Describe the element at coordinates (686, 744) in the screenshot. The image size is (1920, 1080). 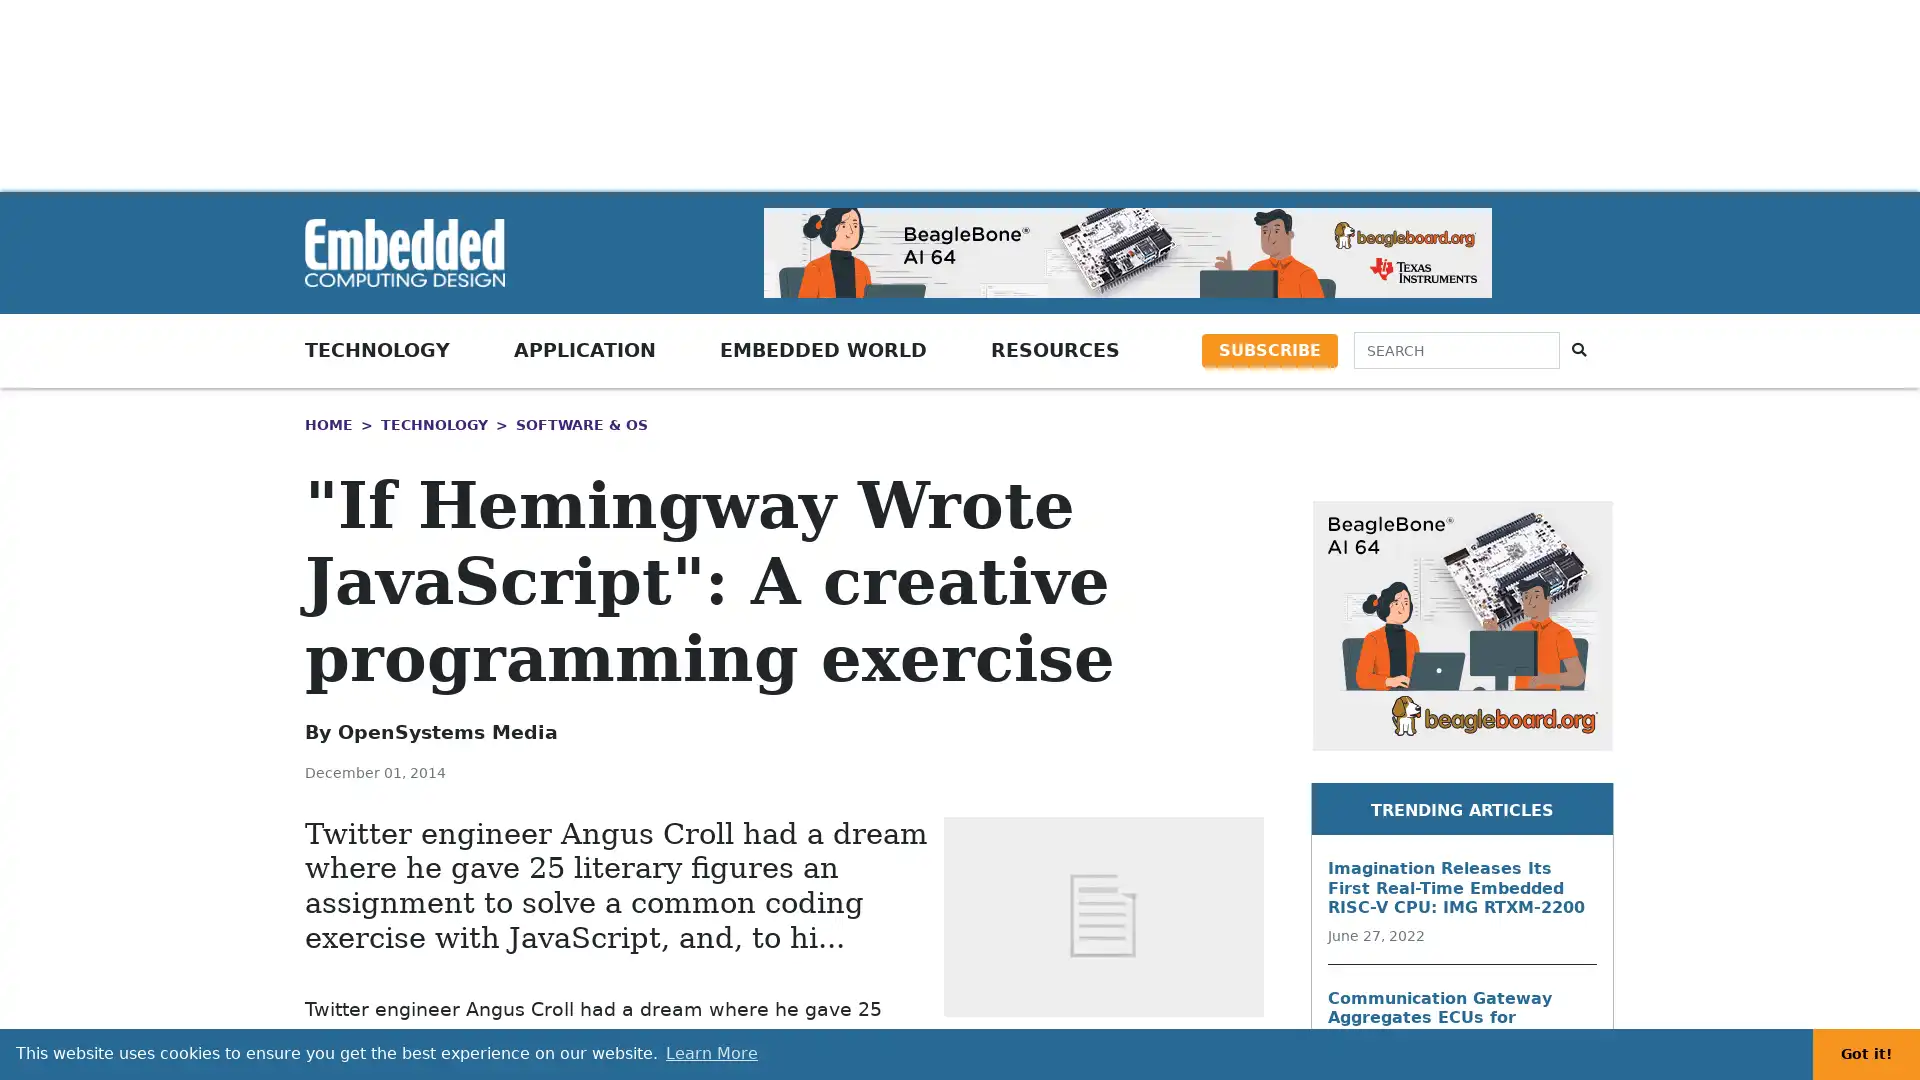
I see `Share to Email Email` at that location.